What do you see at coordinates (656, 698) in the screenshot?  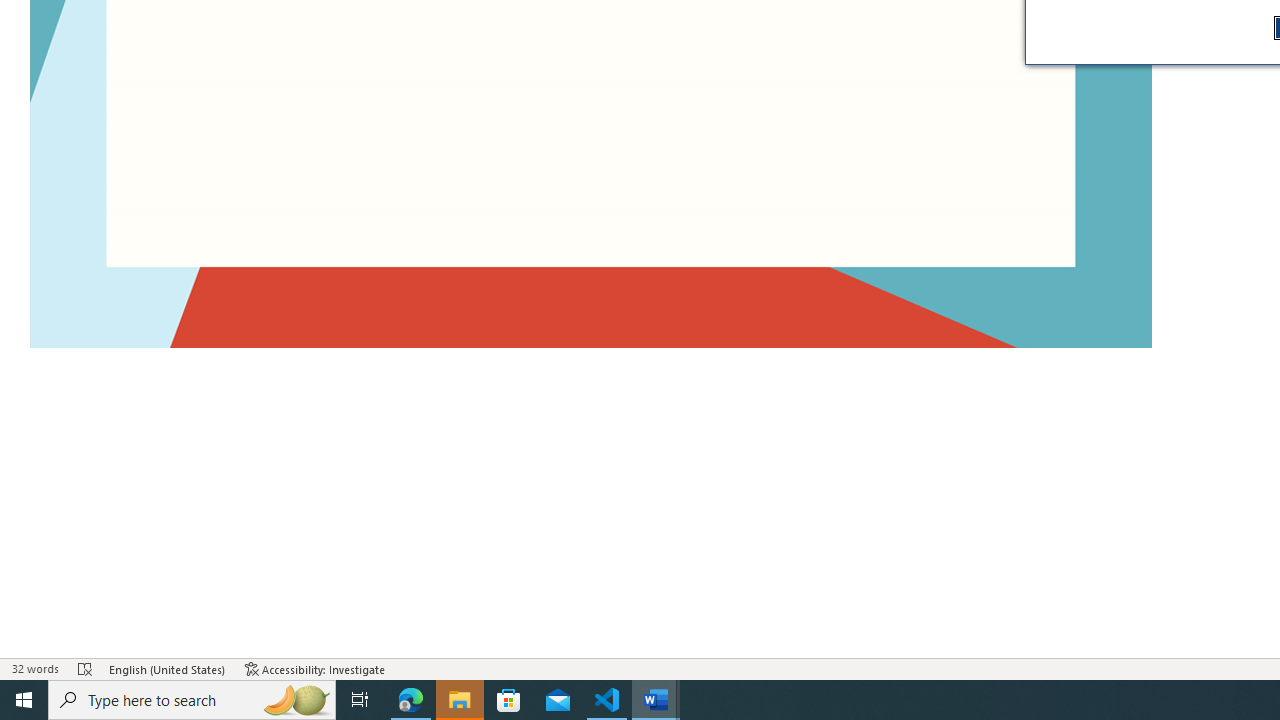 I see `'Word - 2 running windows'` at bounding box center [656, 698].